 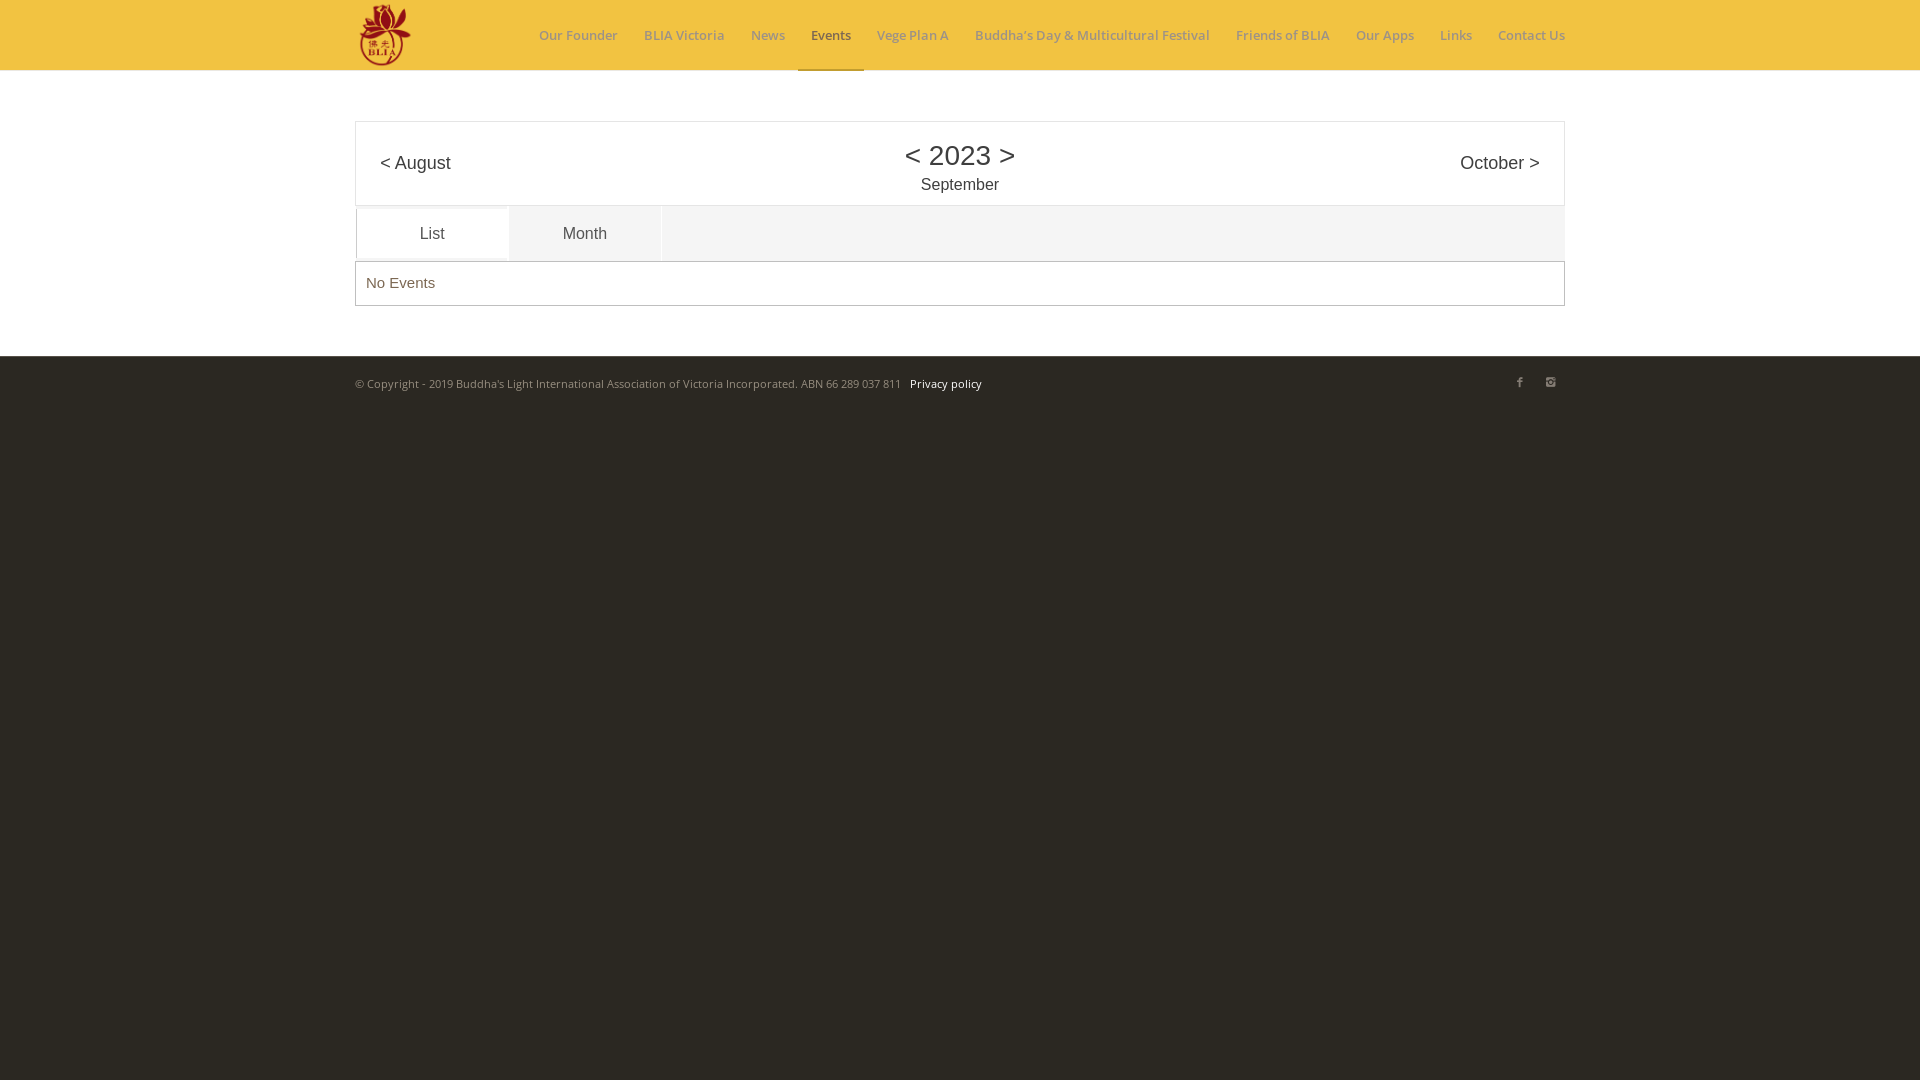 What do you see at coordinates (1384, 34) in the screenshot?
I see `'Our Apps'` at bounding box center [1384, 34].